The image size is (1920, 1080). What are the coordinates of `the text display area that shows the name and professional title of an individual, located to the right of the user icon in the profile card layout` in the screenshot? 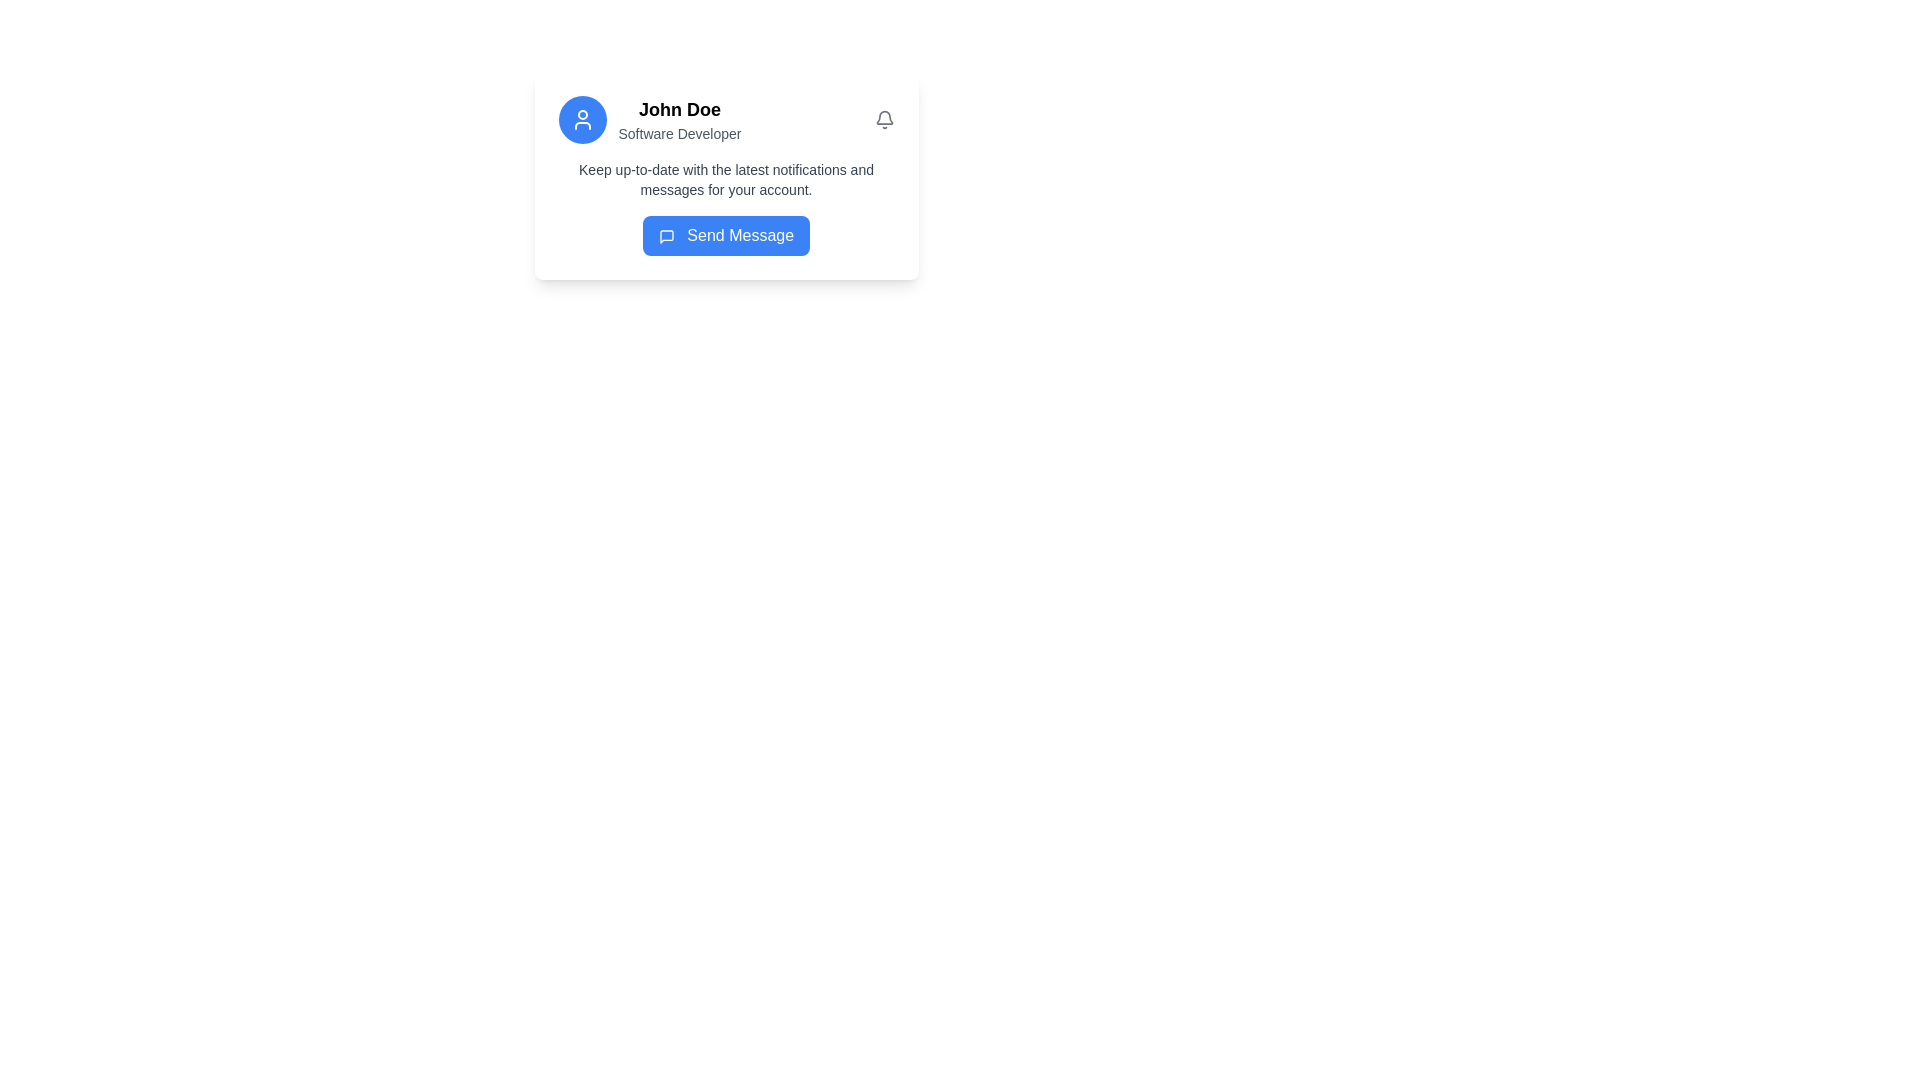 It's located at (680, 119).